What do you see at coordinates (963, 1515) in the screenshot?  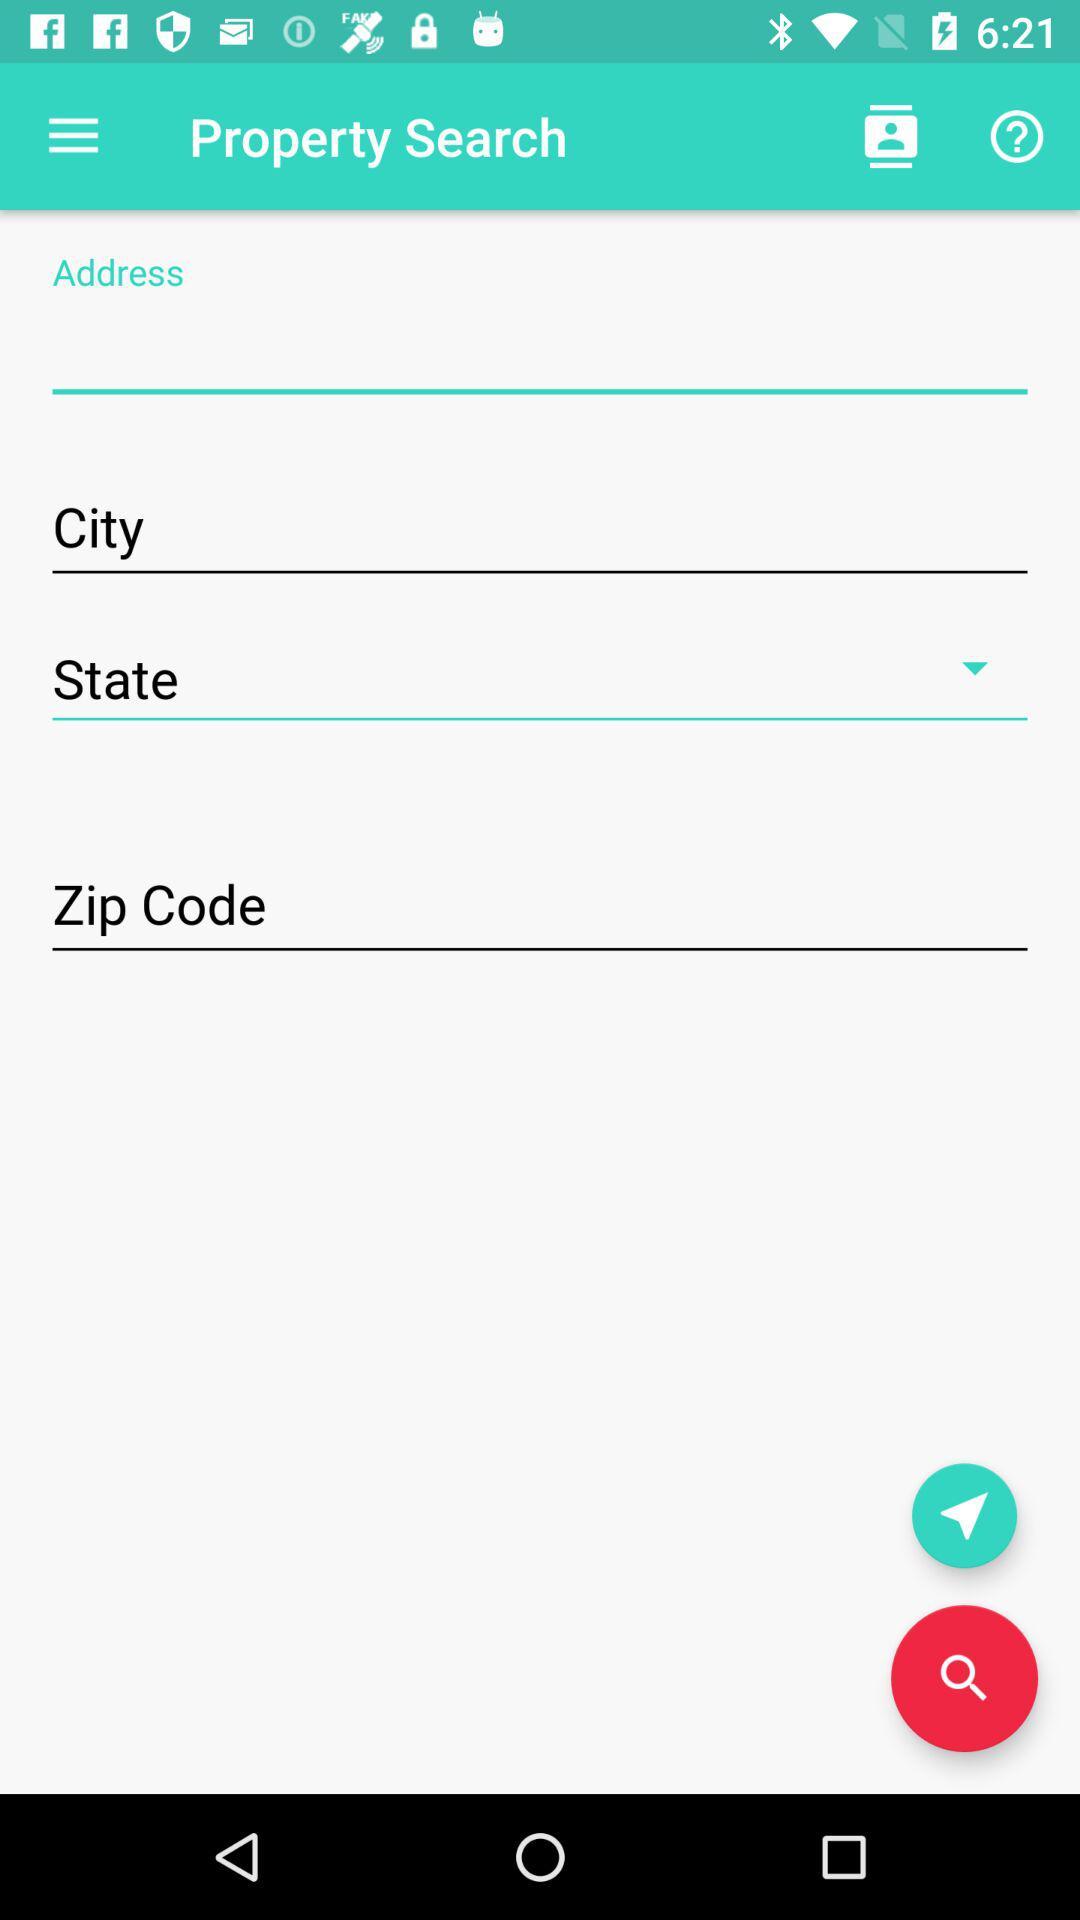 I see `the navigation icon` at bounding box center [963, 1515].